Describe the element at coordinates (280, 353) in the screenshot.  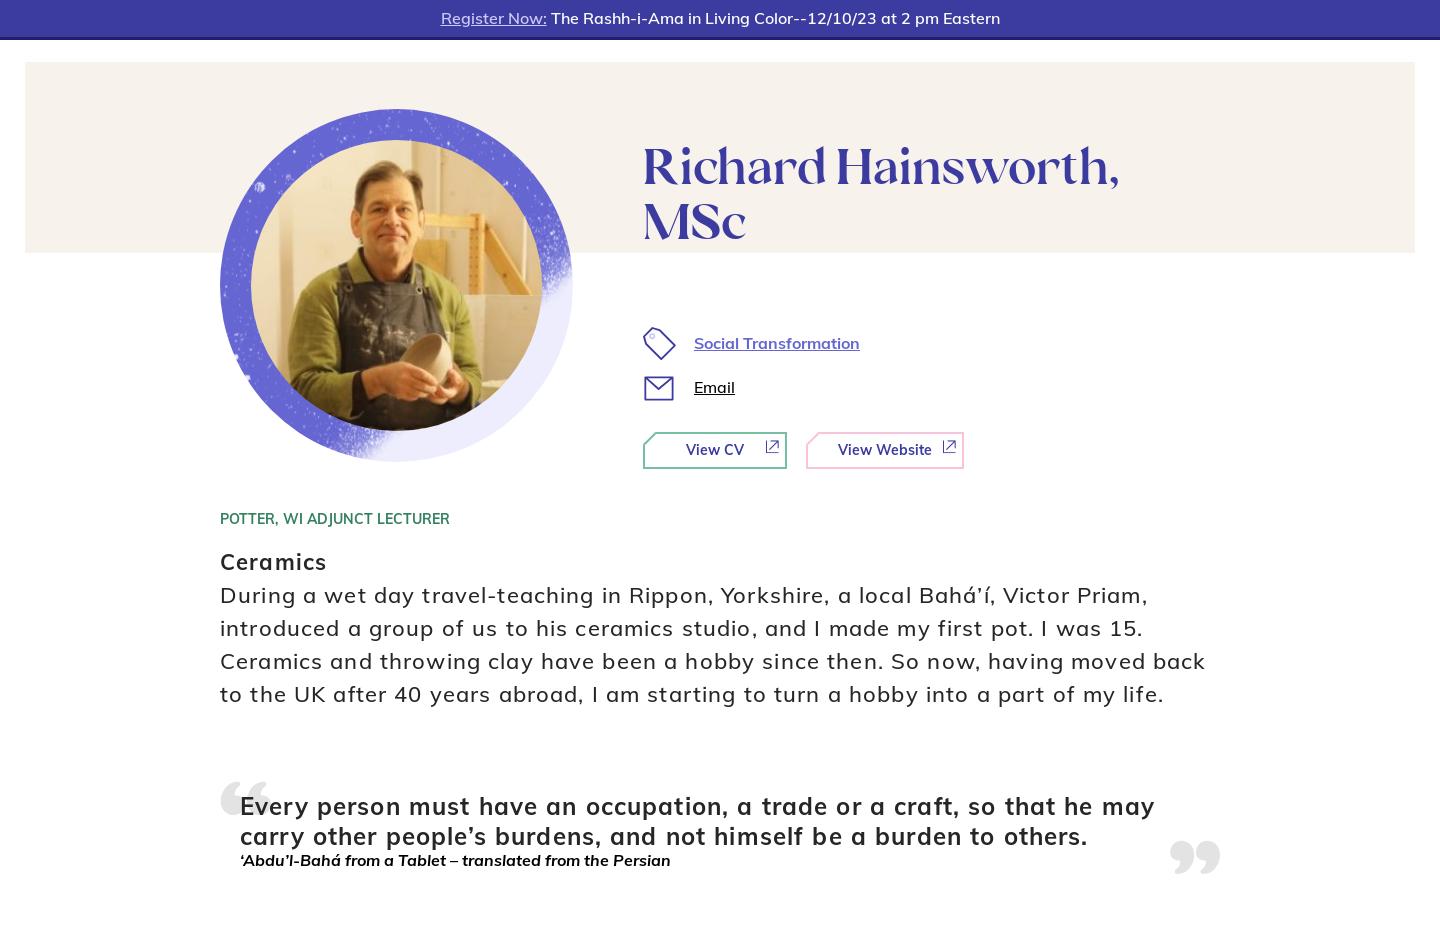
I see `'EXTENSION'` at that location.